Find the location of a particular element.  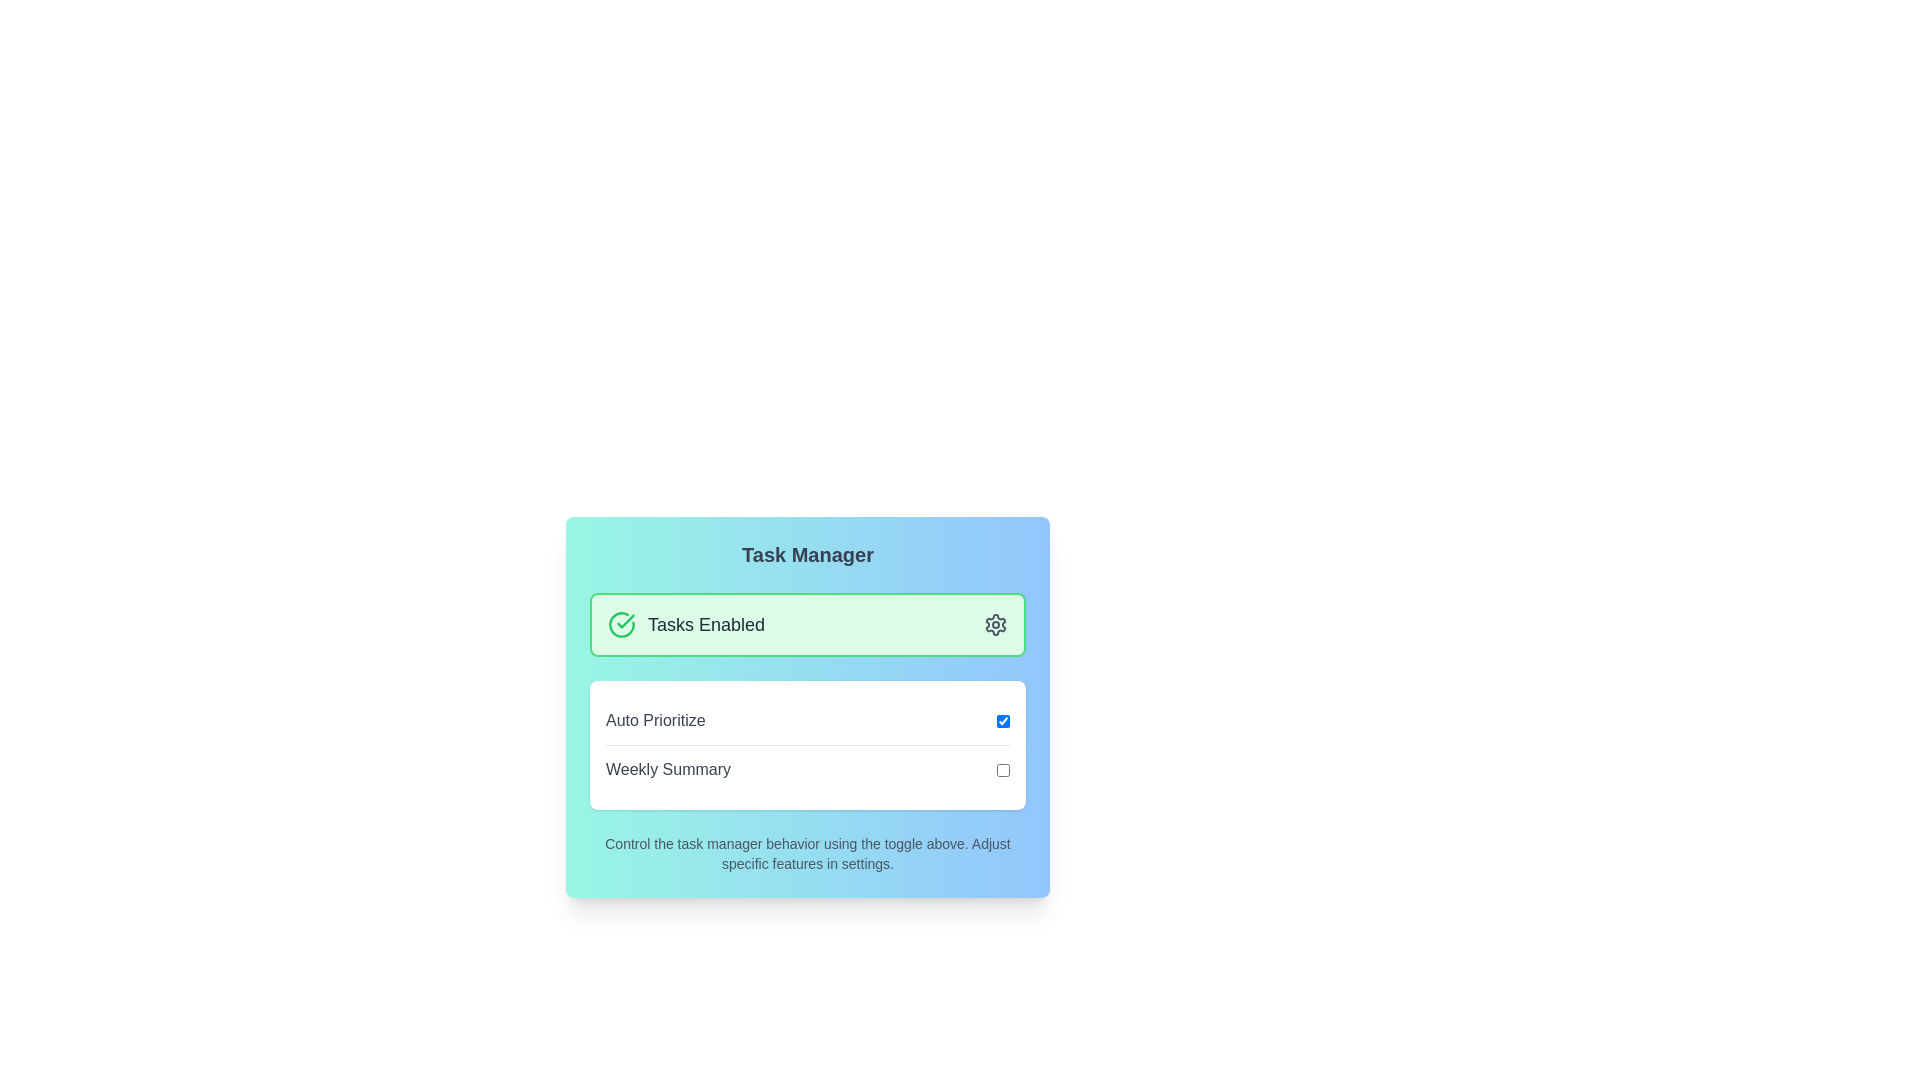

the label that describes the 'Auto Prioritize' toggle checkbox, located in the left section of the 'Task Manager' panel interface, above the 'Weekly Summary' label is located at coordinates (655, 721).